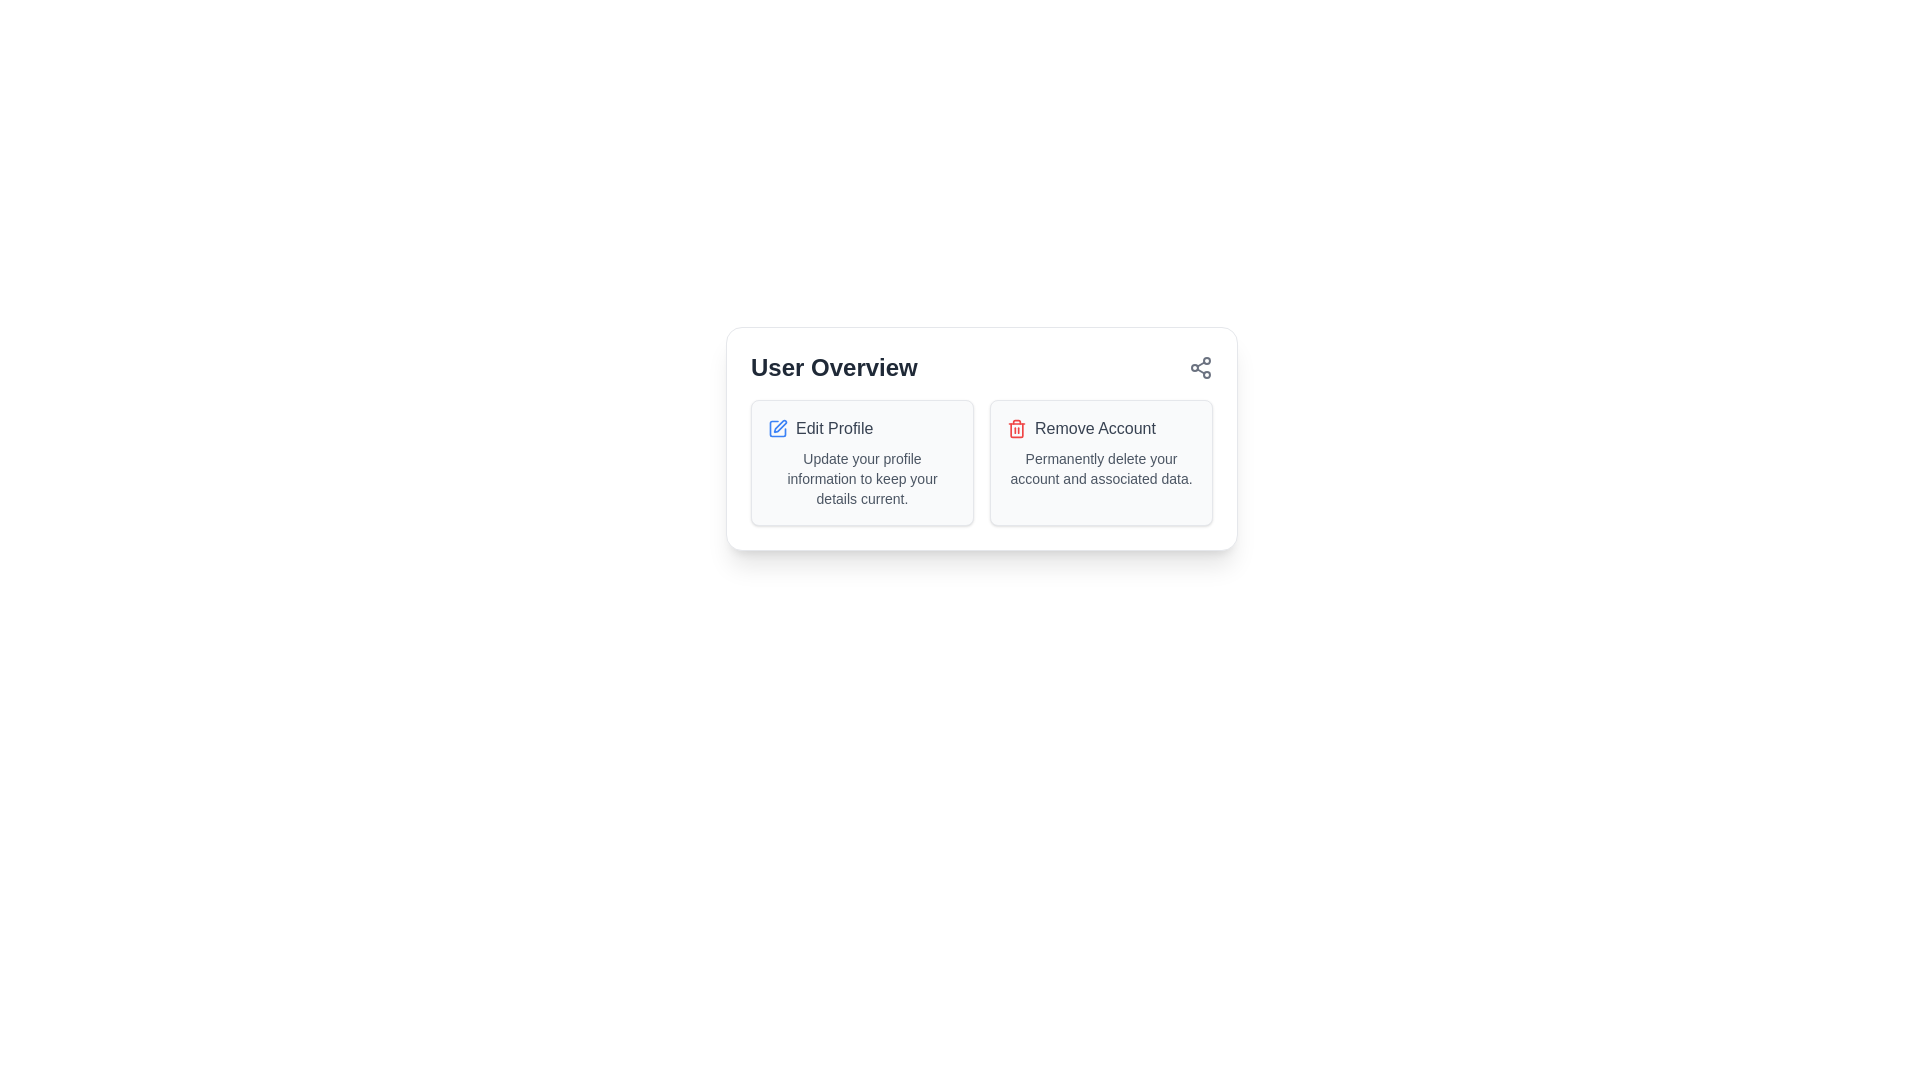  I want to click on the blue pen icon for the 'Edit Profile' section, which indicates an editing function and is positioned to the left of the text content within the card layout, so click(779, 425).